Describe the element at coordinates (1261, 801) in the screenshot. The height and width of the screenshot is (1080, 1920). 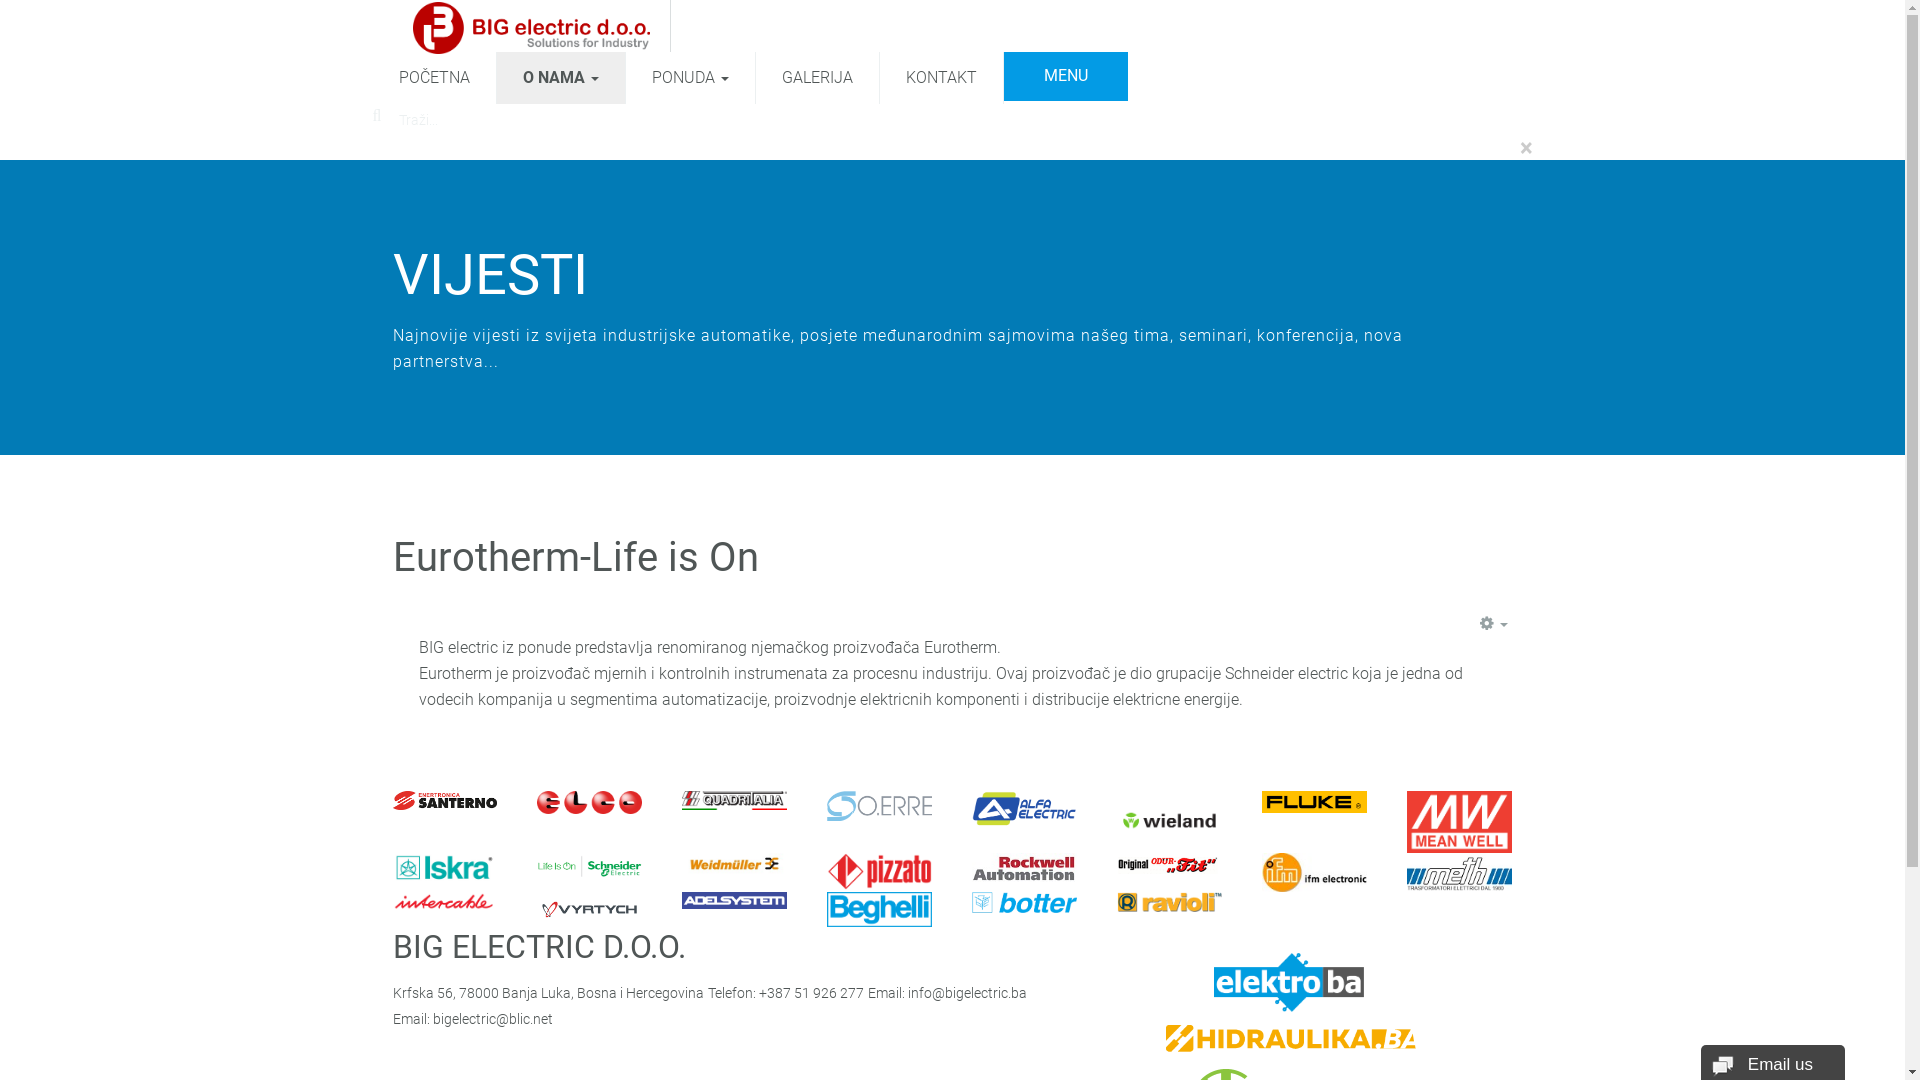
I see `'Fluke'` at that location.